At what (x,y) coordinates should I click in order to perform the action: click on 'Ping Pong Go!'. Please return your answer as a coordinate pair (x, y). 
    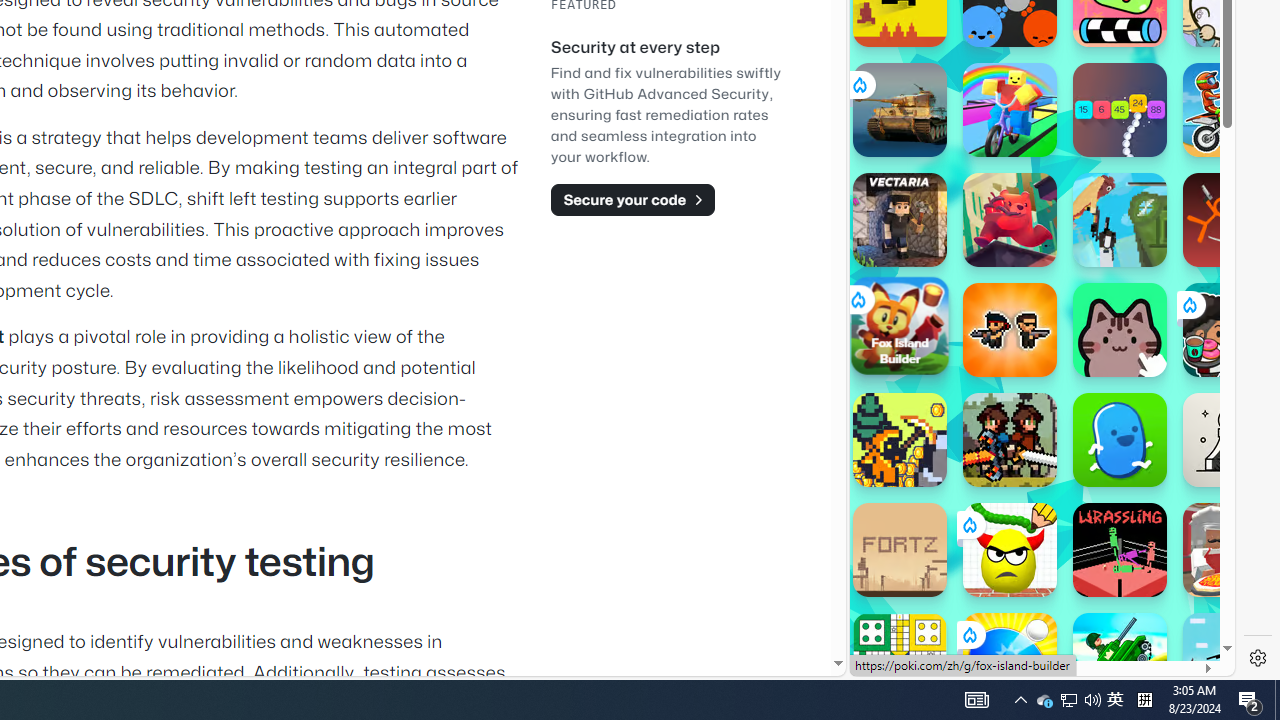
    Looking at the image, I should click on (1009, 659).